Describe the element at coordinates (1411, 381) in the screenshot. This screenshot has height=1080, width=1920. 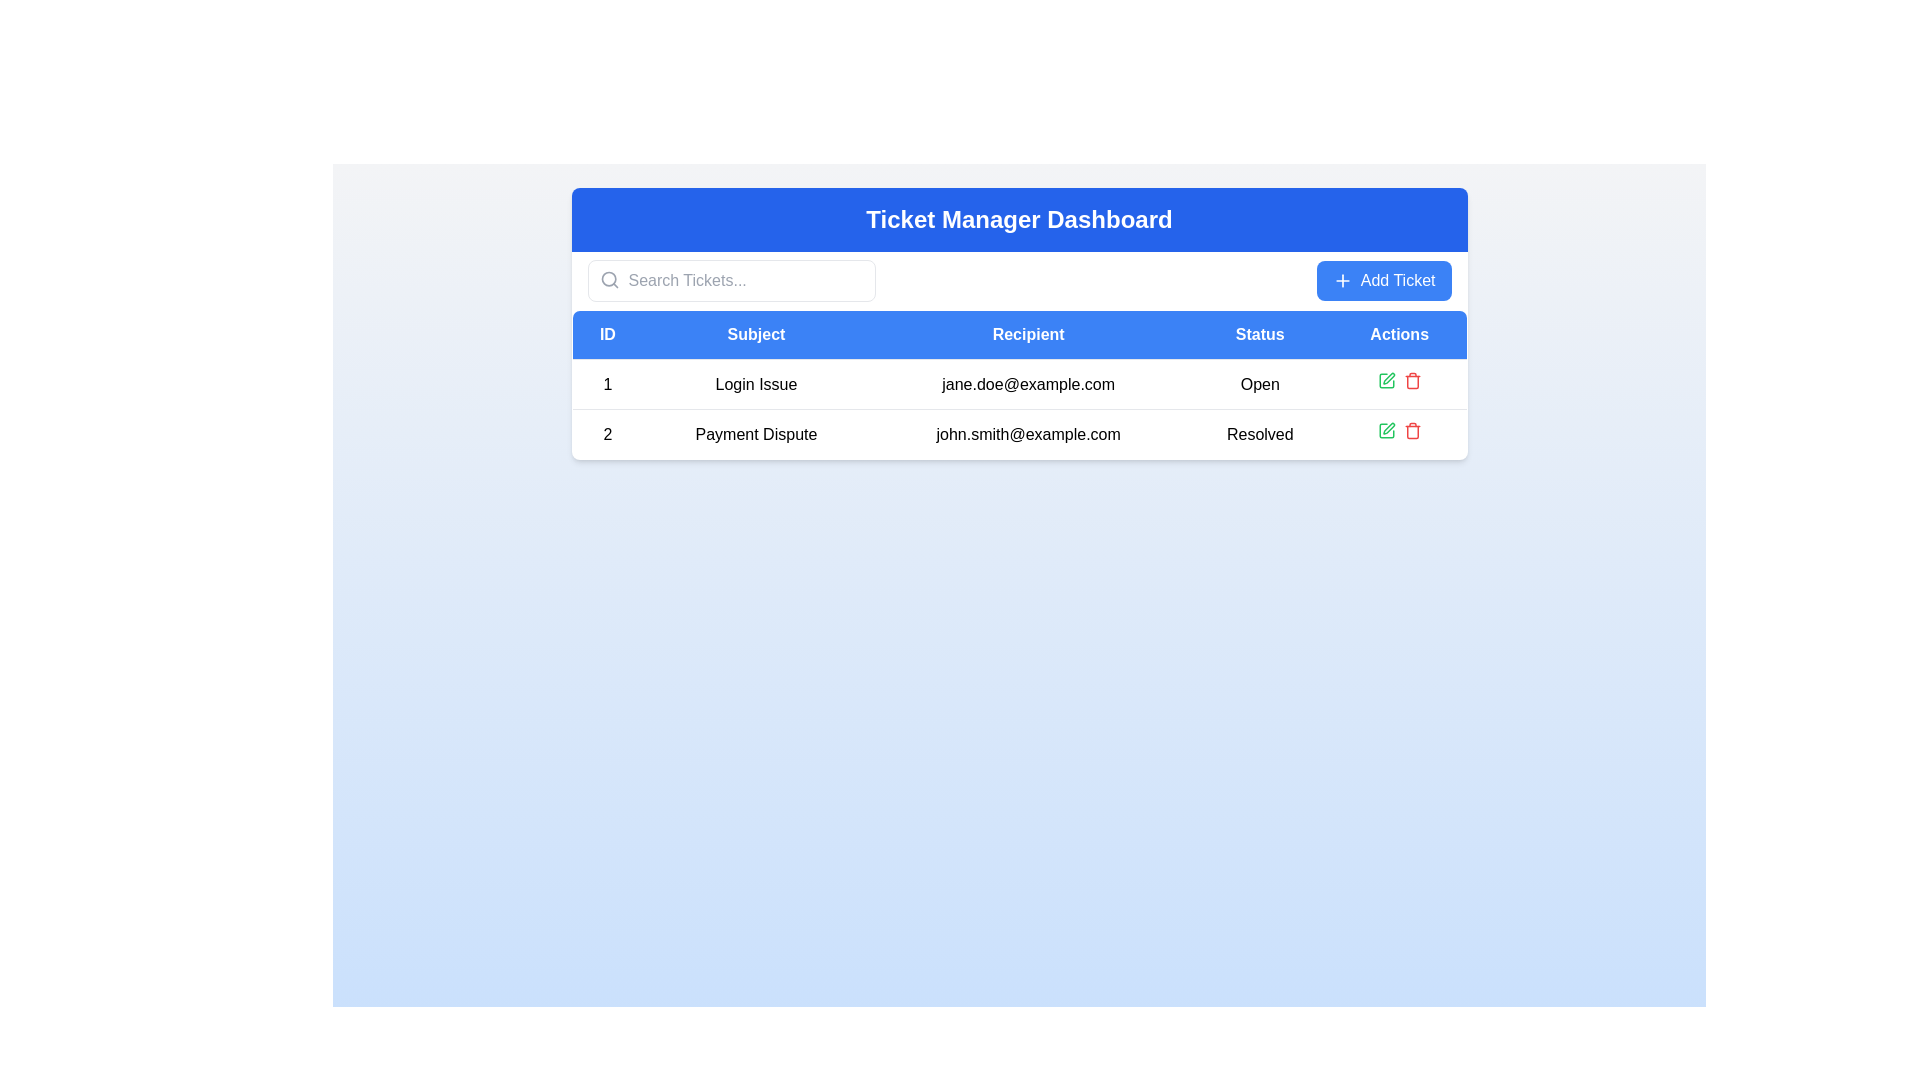
I see `the delete button in the Actions column of the second row to initiate a delete action for the corresponding ticket` at that location.